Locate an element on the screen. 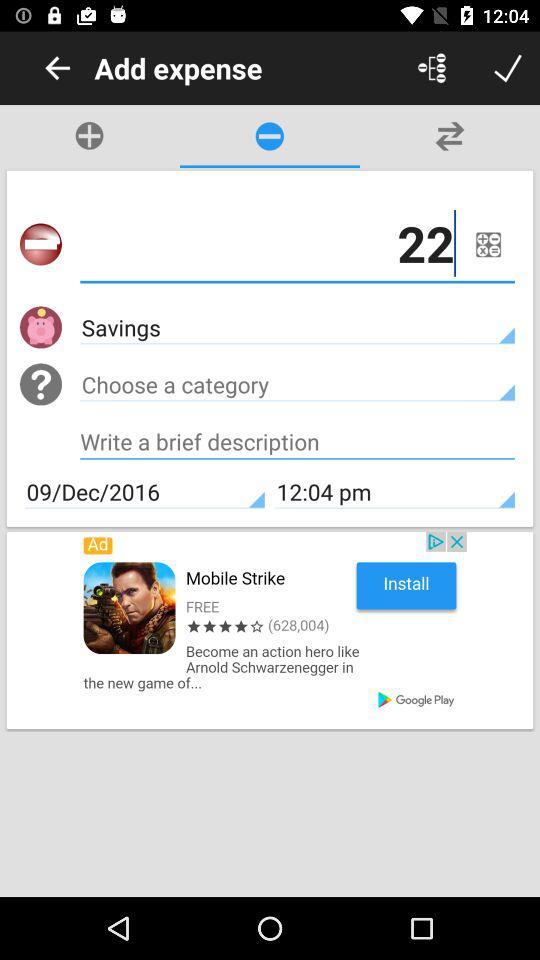  gaming advertisement is located at coordinates (270, 629).